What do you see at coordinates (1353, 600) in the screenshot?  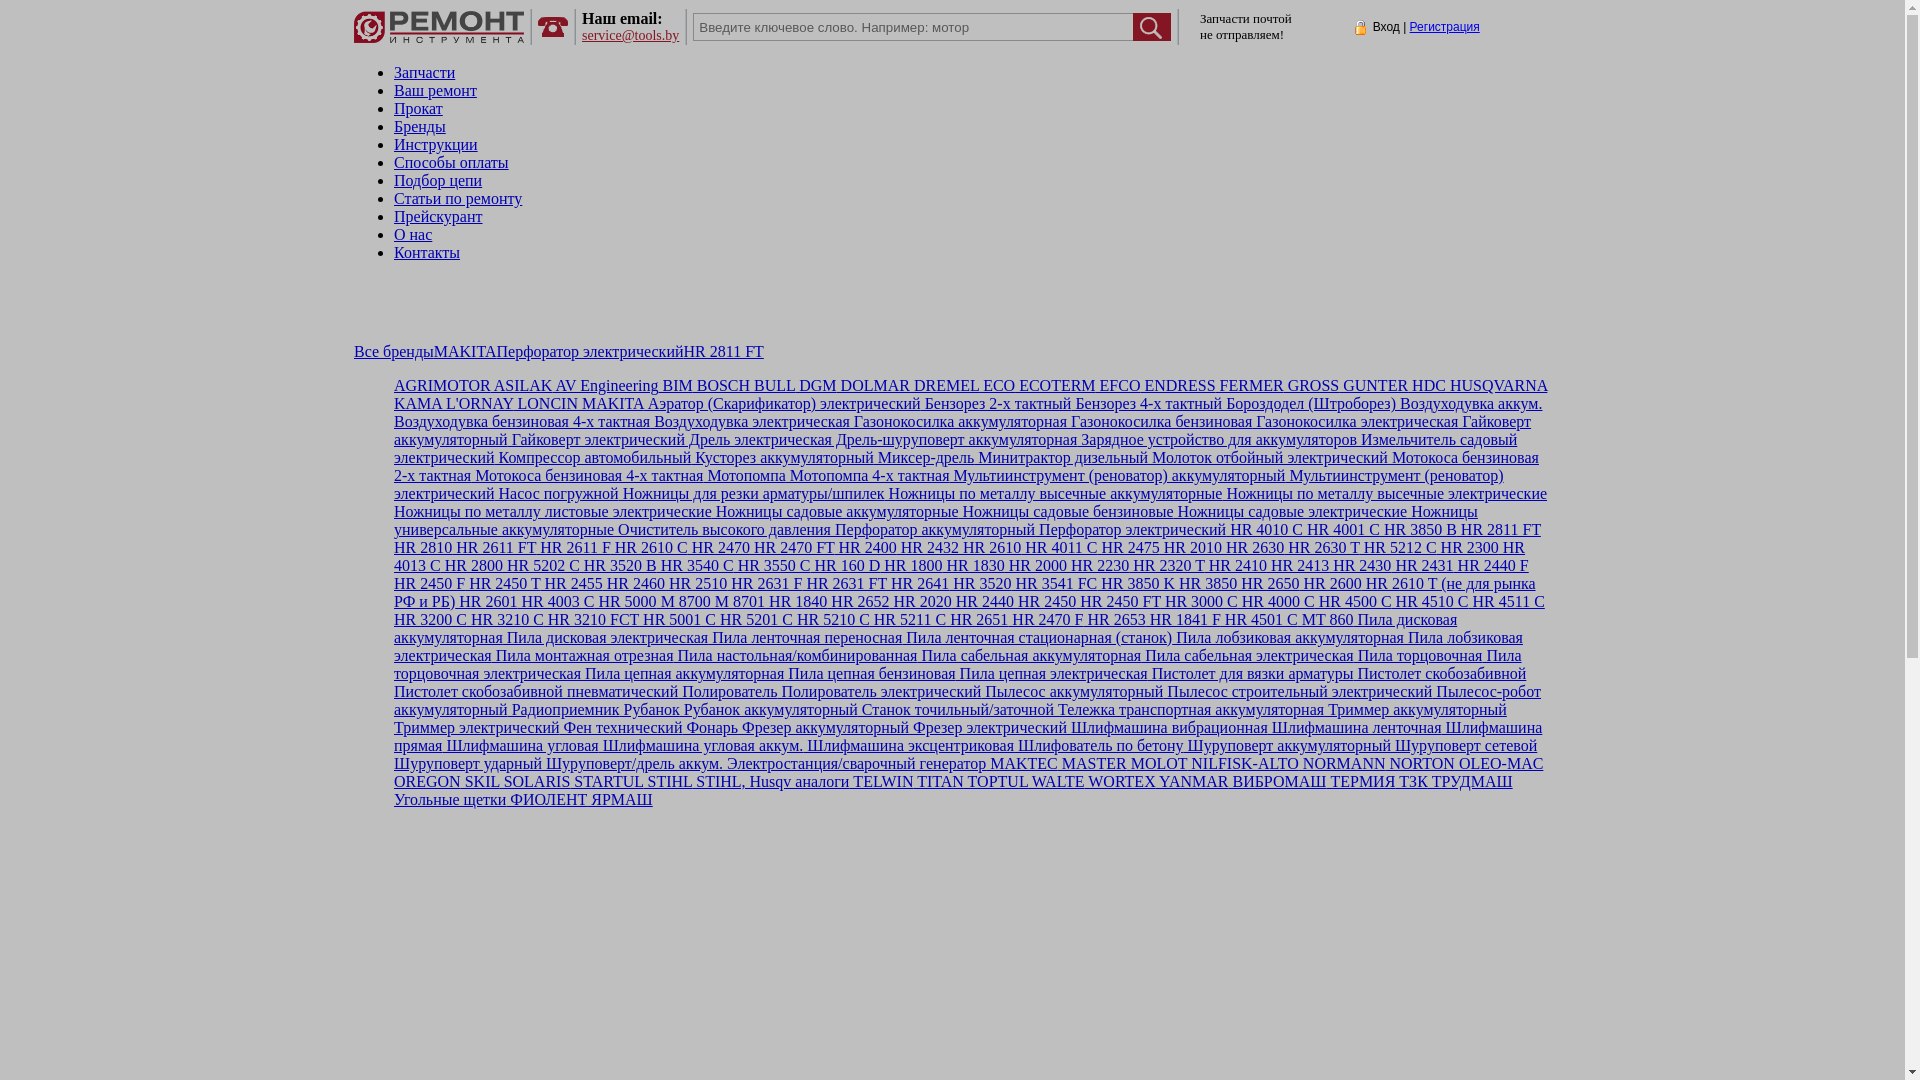 I see `'HR 4500 C'` at bounding box center [1353, 600].